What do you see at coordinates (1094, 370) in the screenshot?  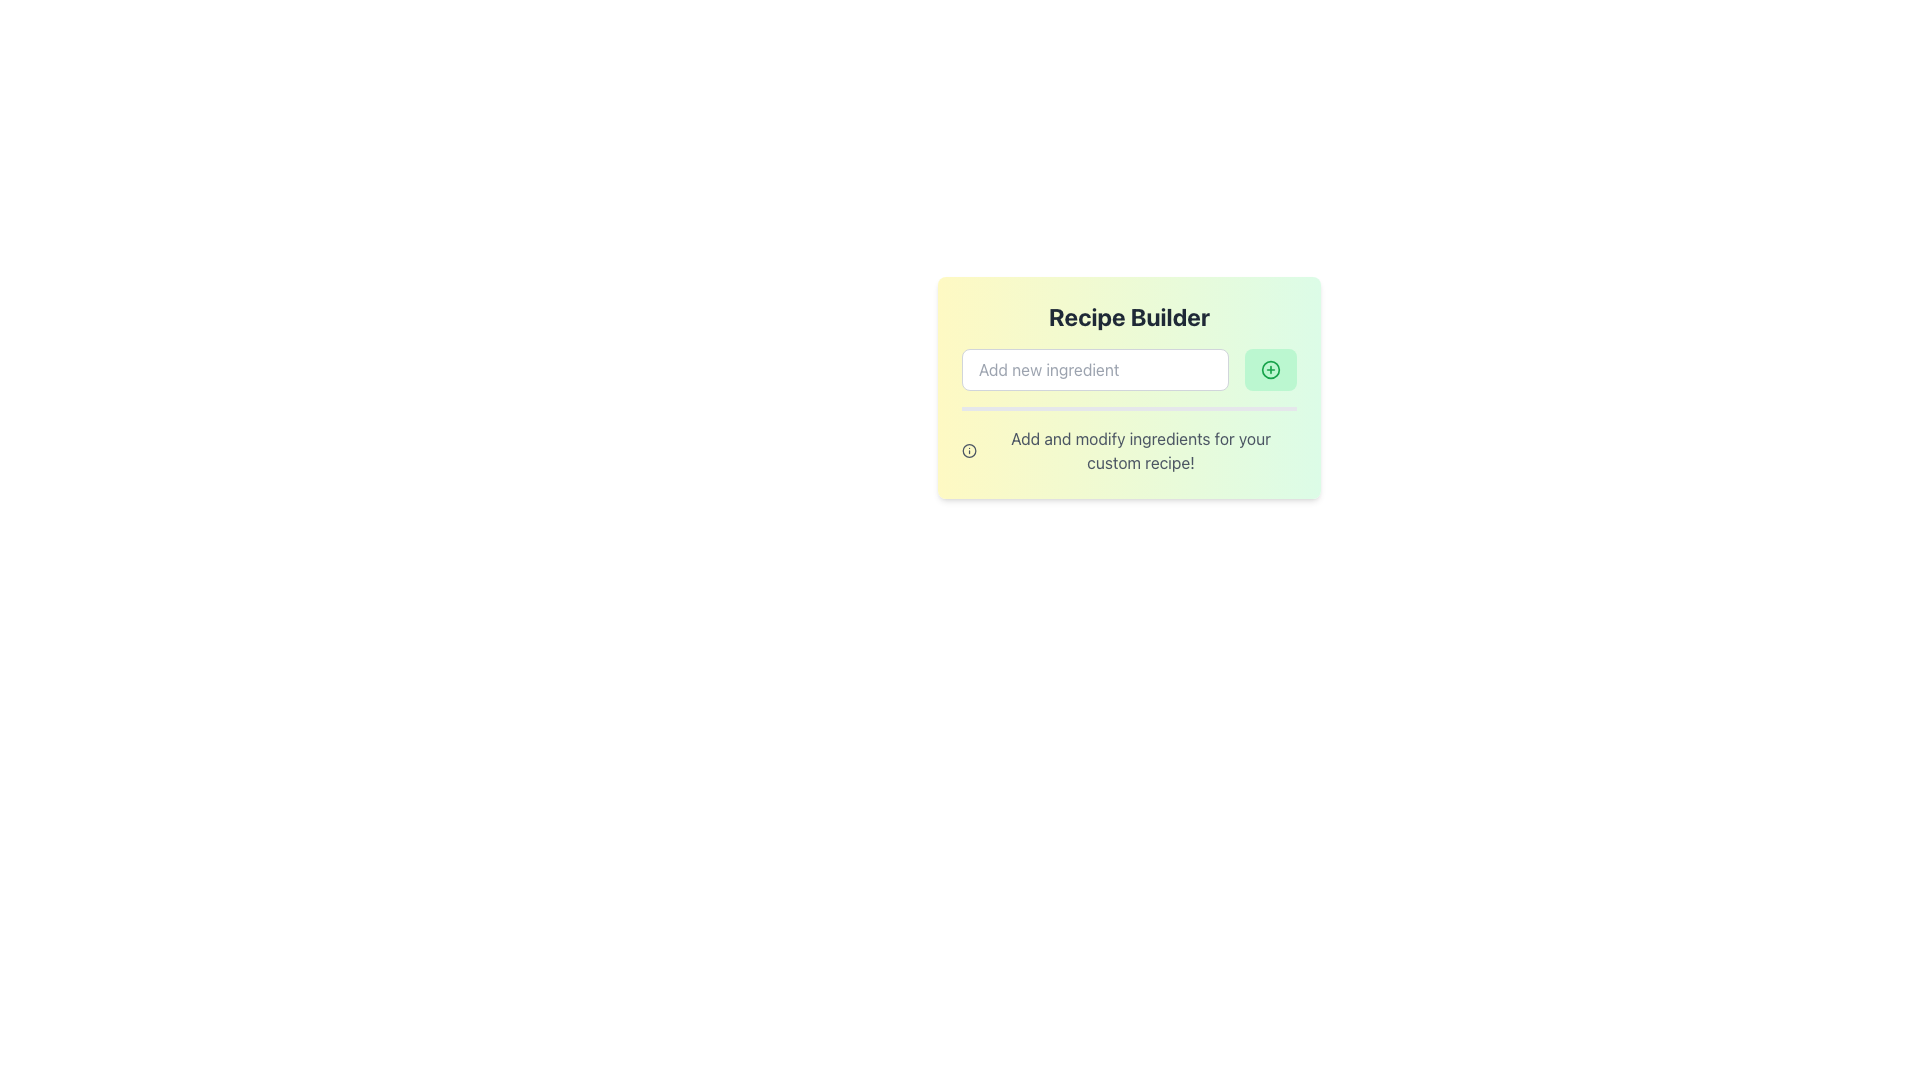 I see `the text input field for adding a new ingredient, which is the first item` at bounding box center [1094, 370].